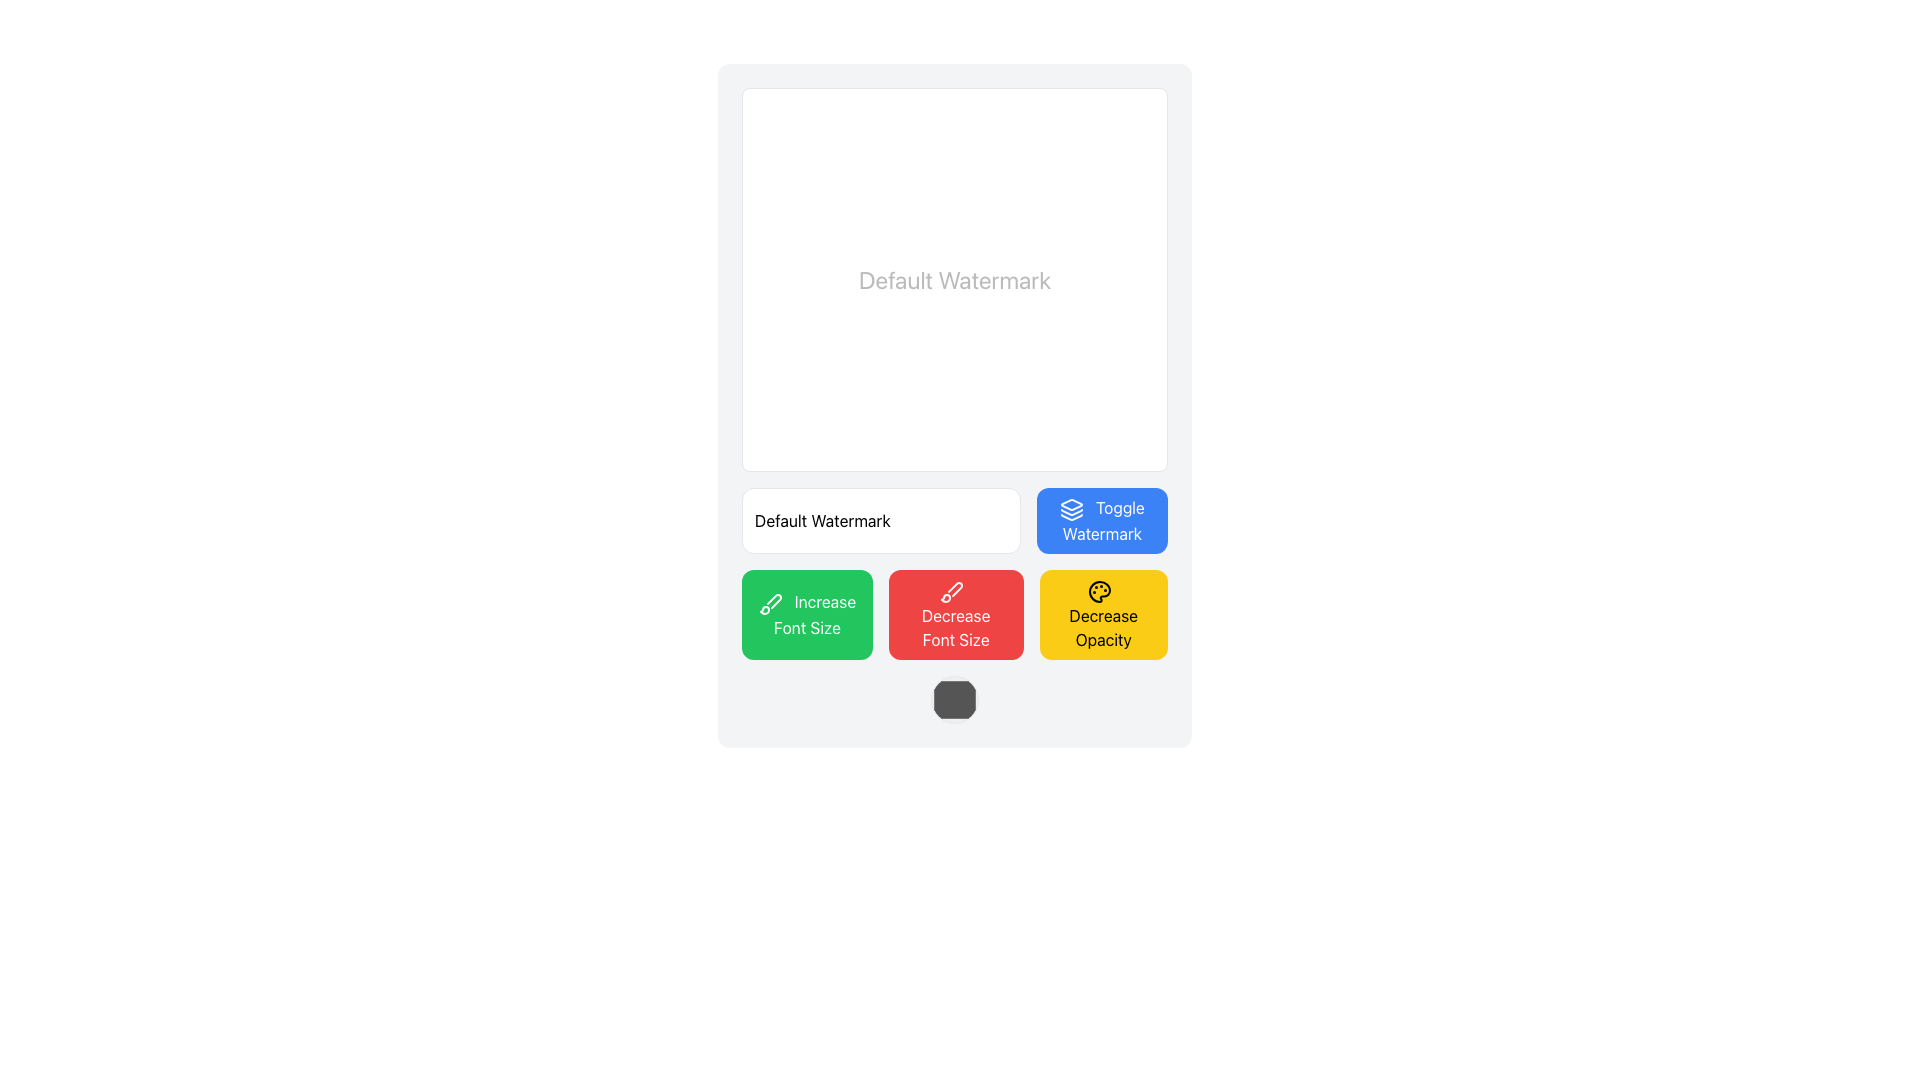 The image size is (1920, 1080). I want to click on the circular icon element that contributes to the artistic representation of the palette icon located on the bottom-right of the grid of buttons, so click(1098, 590).